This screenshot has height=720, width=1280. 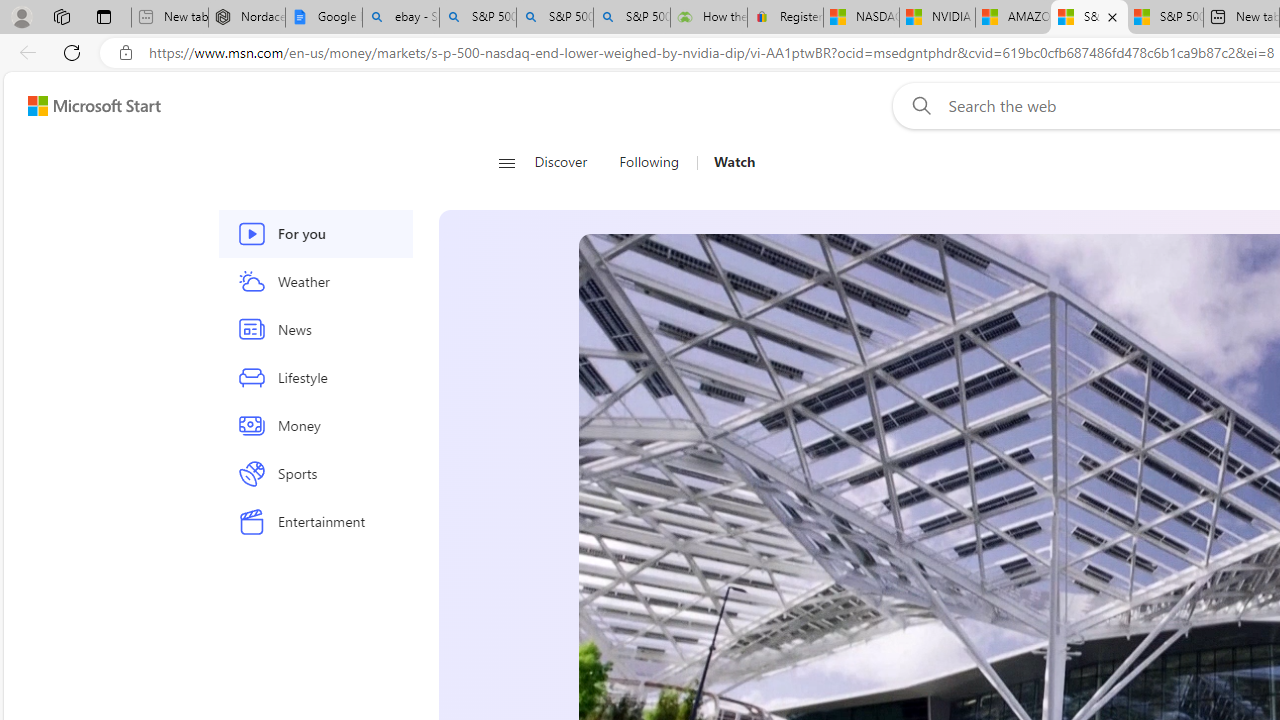 I want to click on 'Web search', so click(x=916, y=105).